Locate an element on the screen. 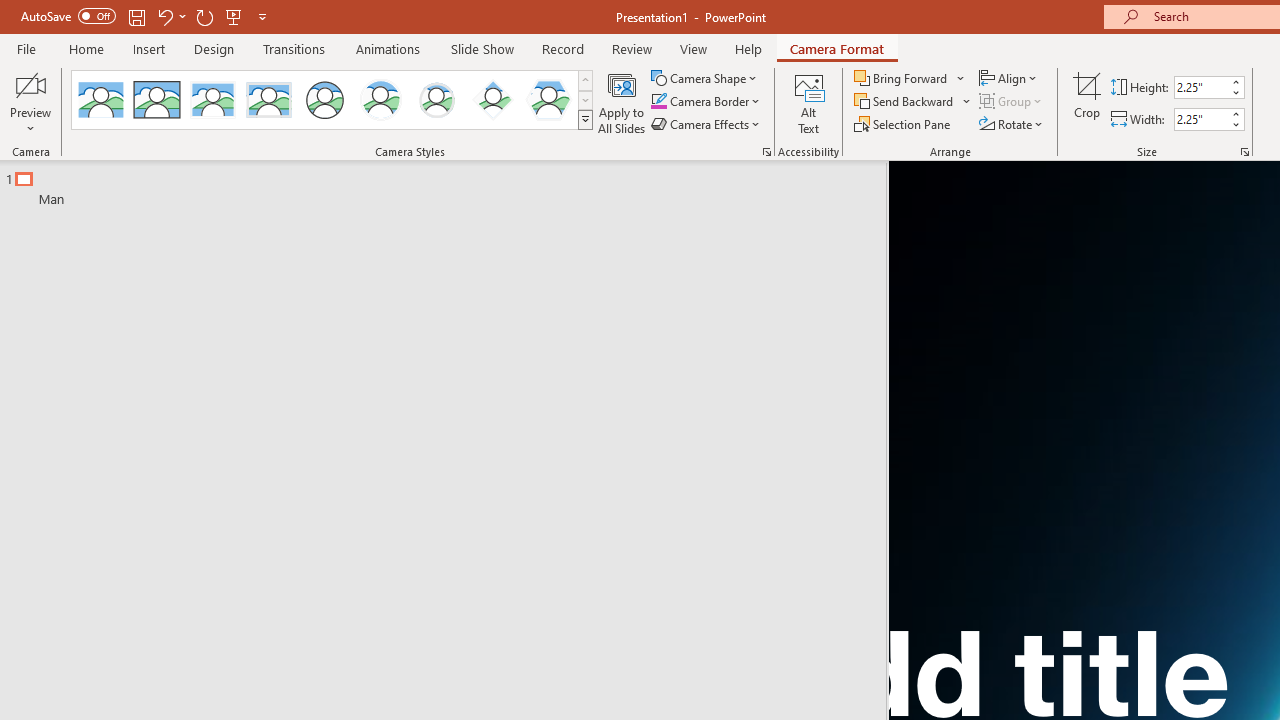 Image resolution: width=1280 pixels, height=720 pixels. 'Send Backward' is located at coordinates (904, 101).